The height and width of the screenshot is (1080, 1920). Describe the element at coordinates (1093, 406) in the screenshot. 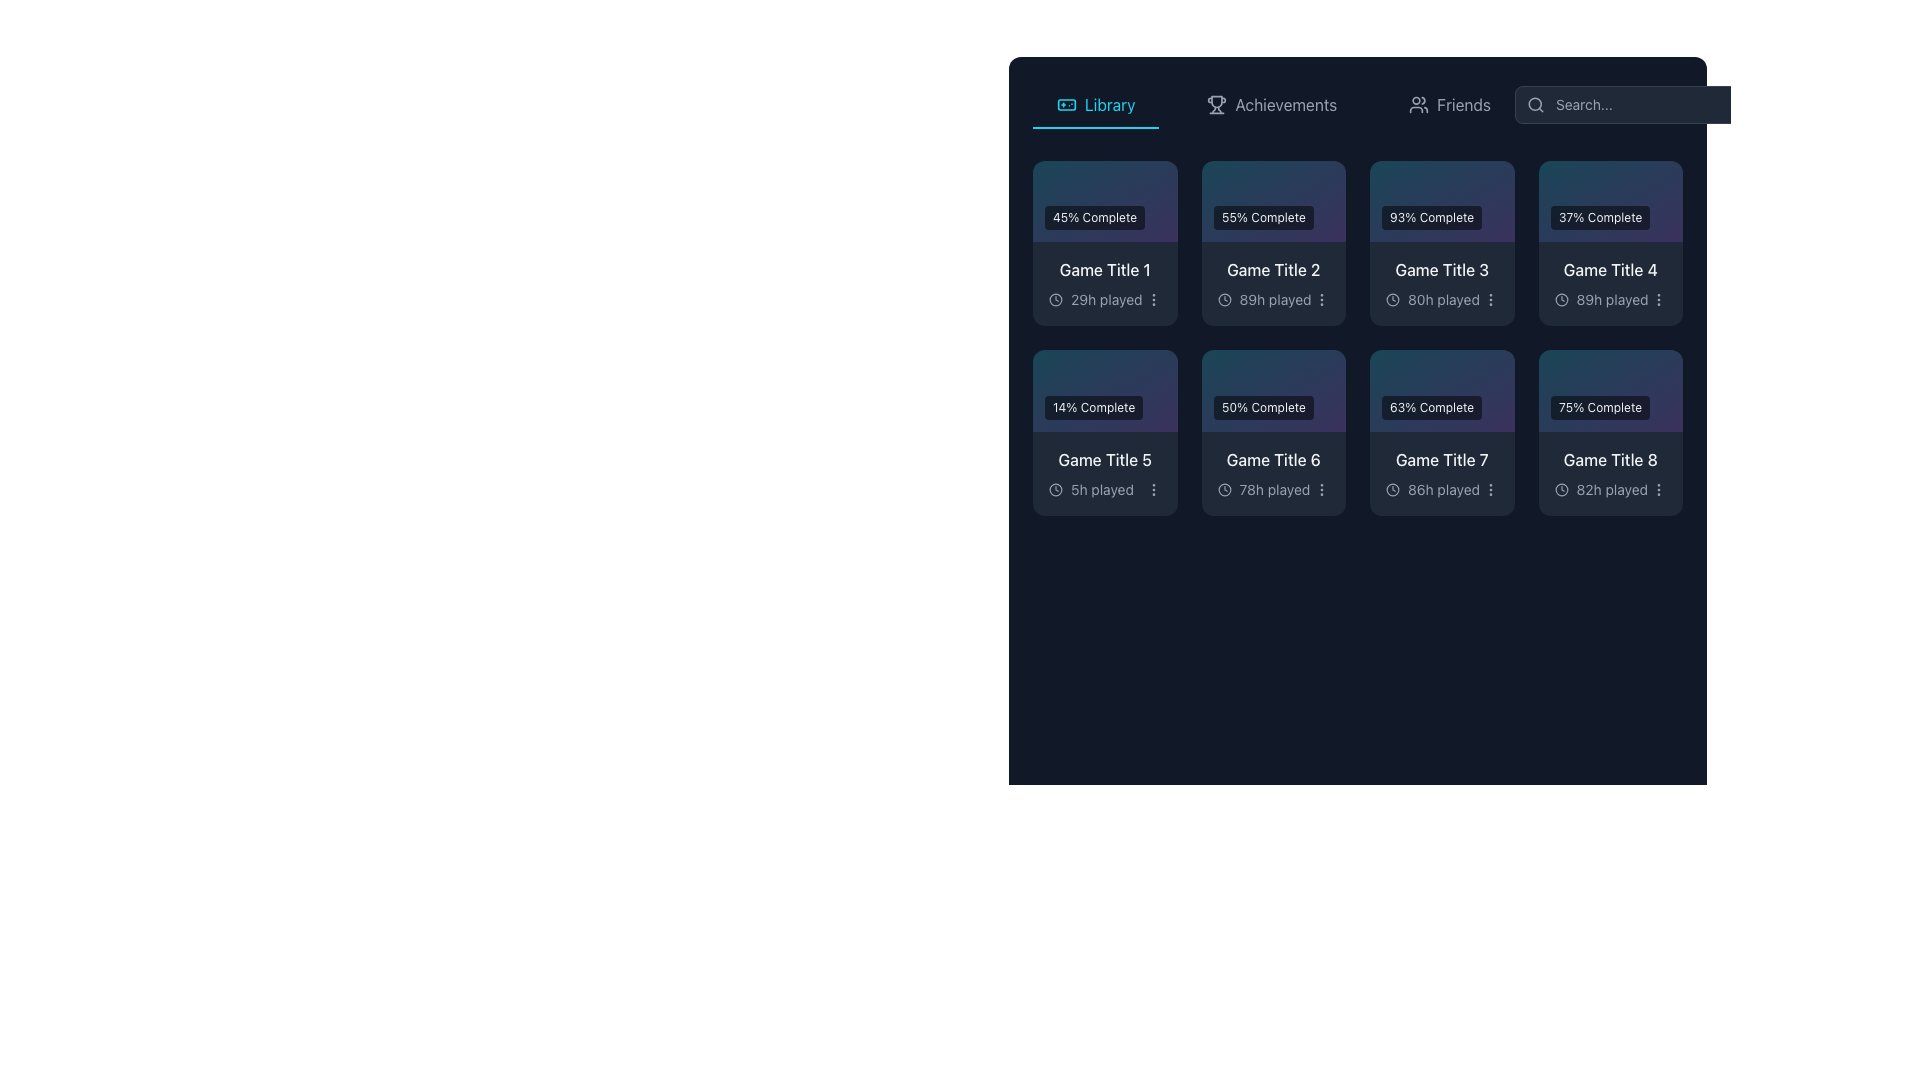

I see `the text label displaying '14% Complete' located in the lower-left corner of the card interface in the library, which has a light font color on a dark semi-transparent background` at that location.